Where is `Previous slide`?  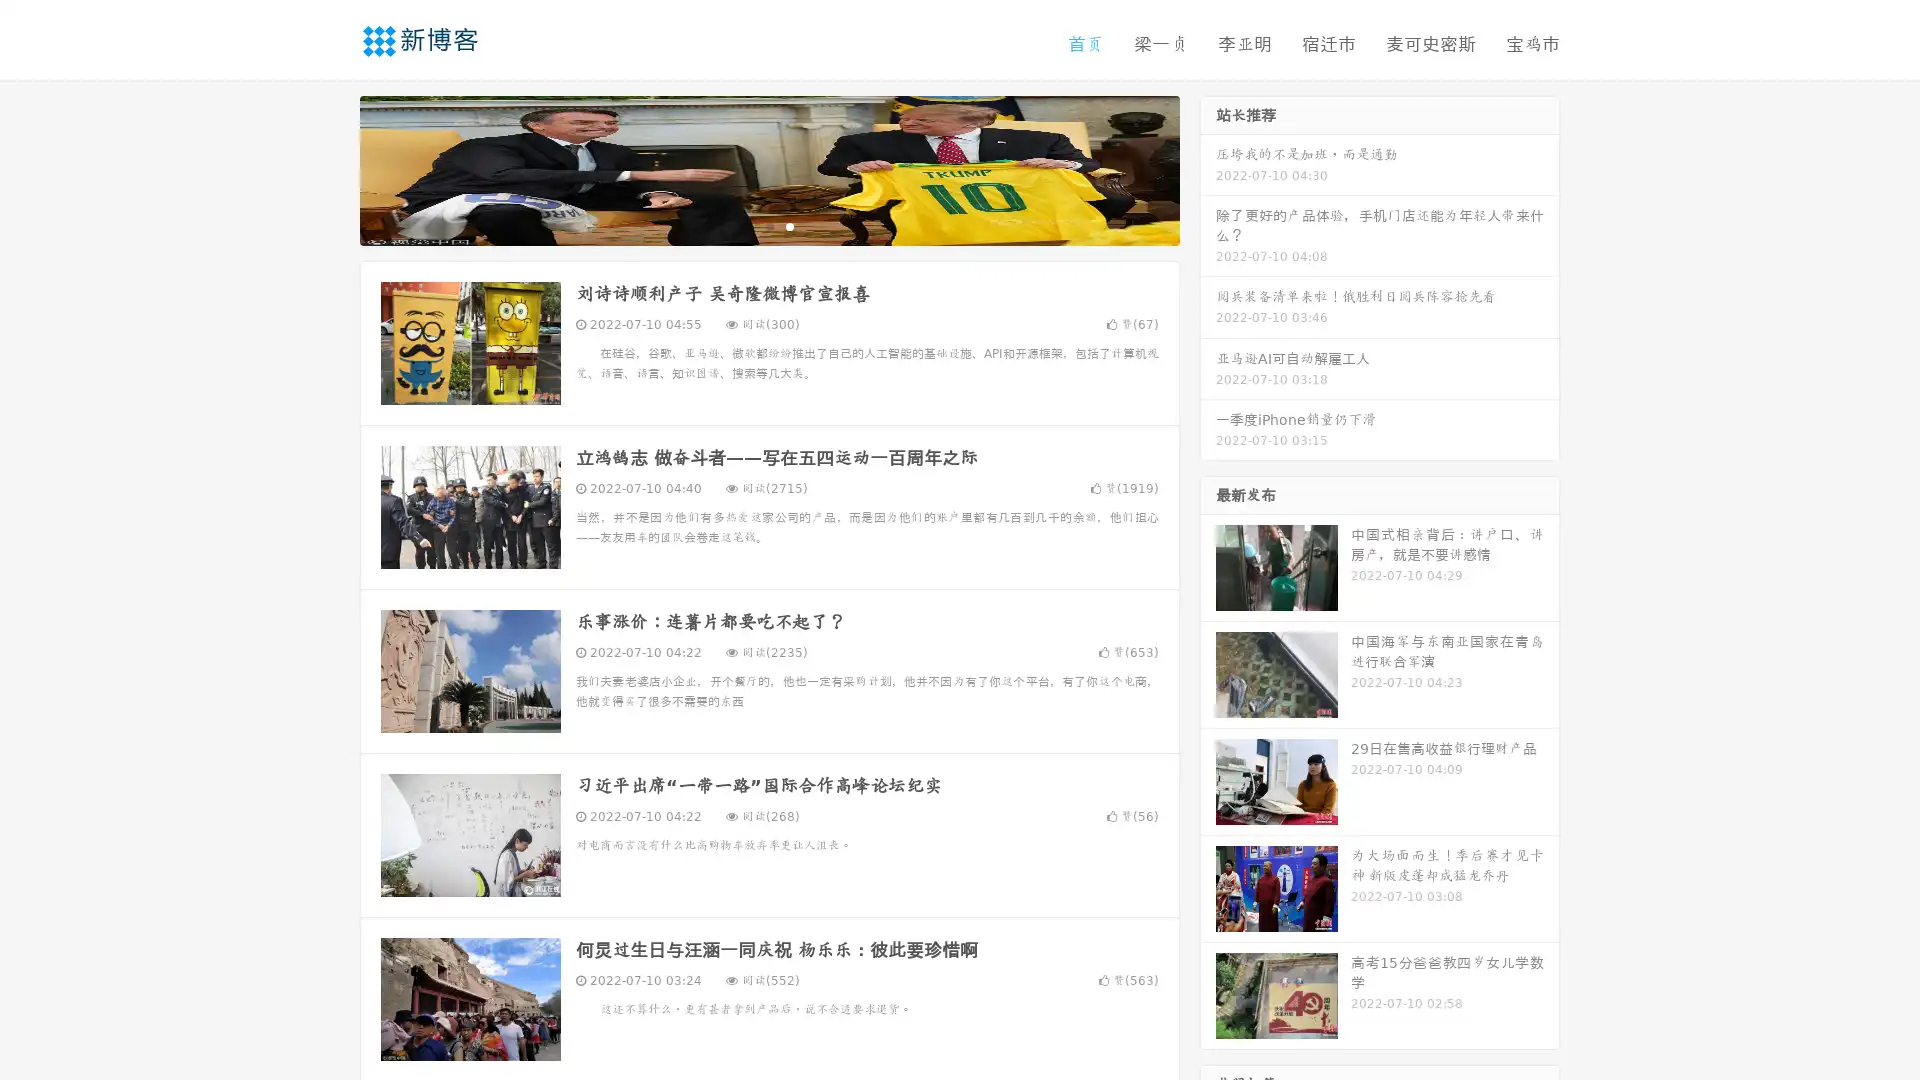 Previous slide is located at coordinates (330, 168).